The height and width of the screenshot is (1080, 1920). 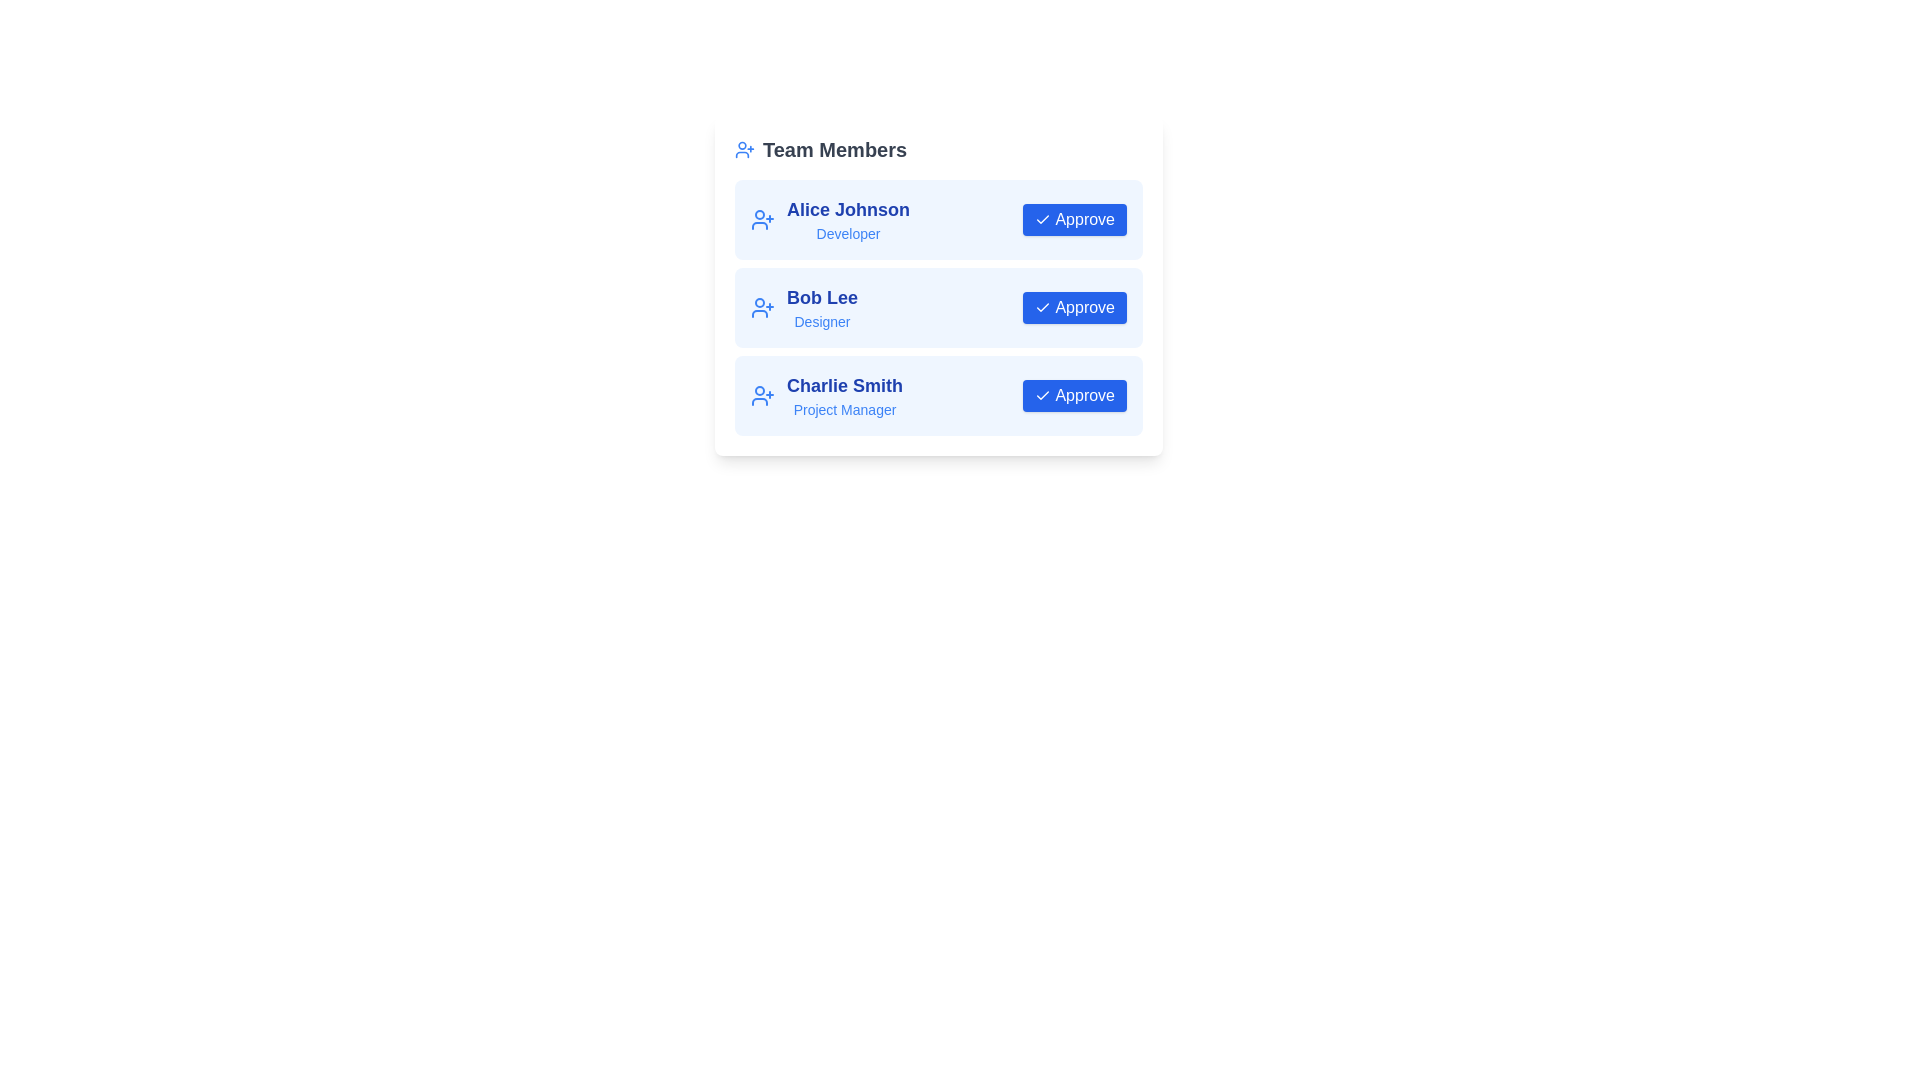 I want to click on the text label representing the name of a team member in the second row of the 'Team Members' section, so click(x=822, y=297).